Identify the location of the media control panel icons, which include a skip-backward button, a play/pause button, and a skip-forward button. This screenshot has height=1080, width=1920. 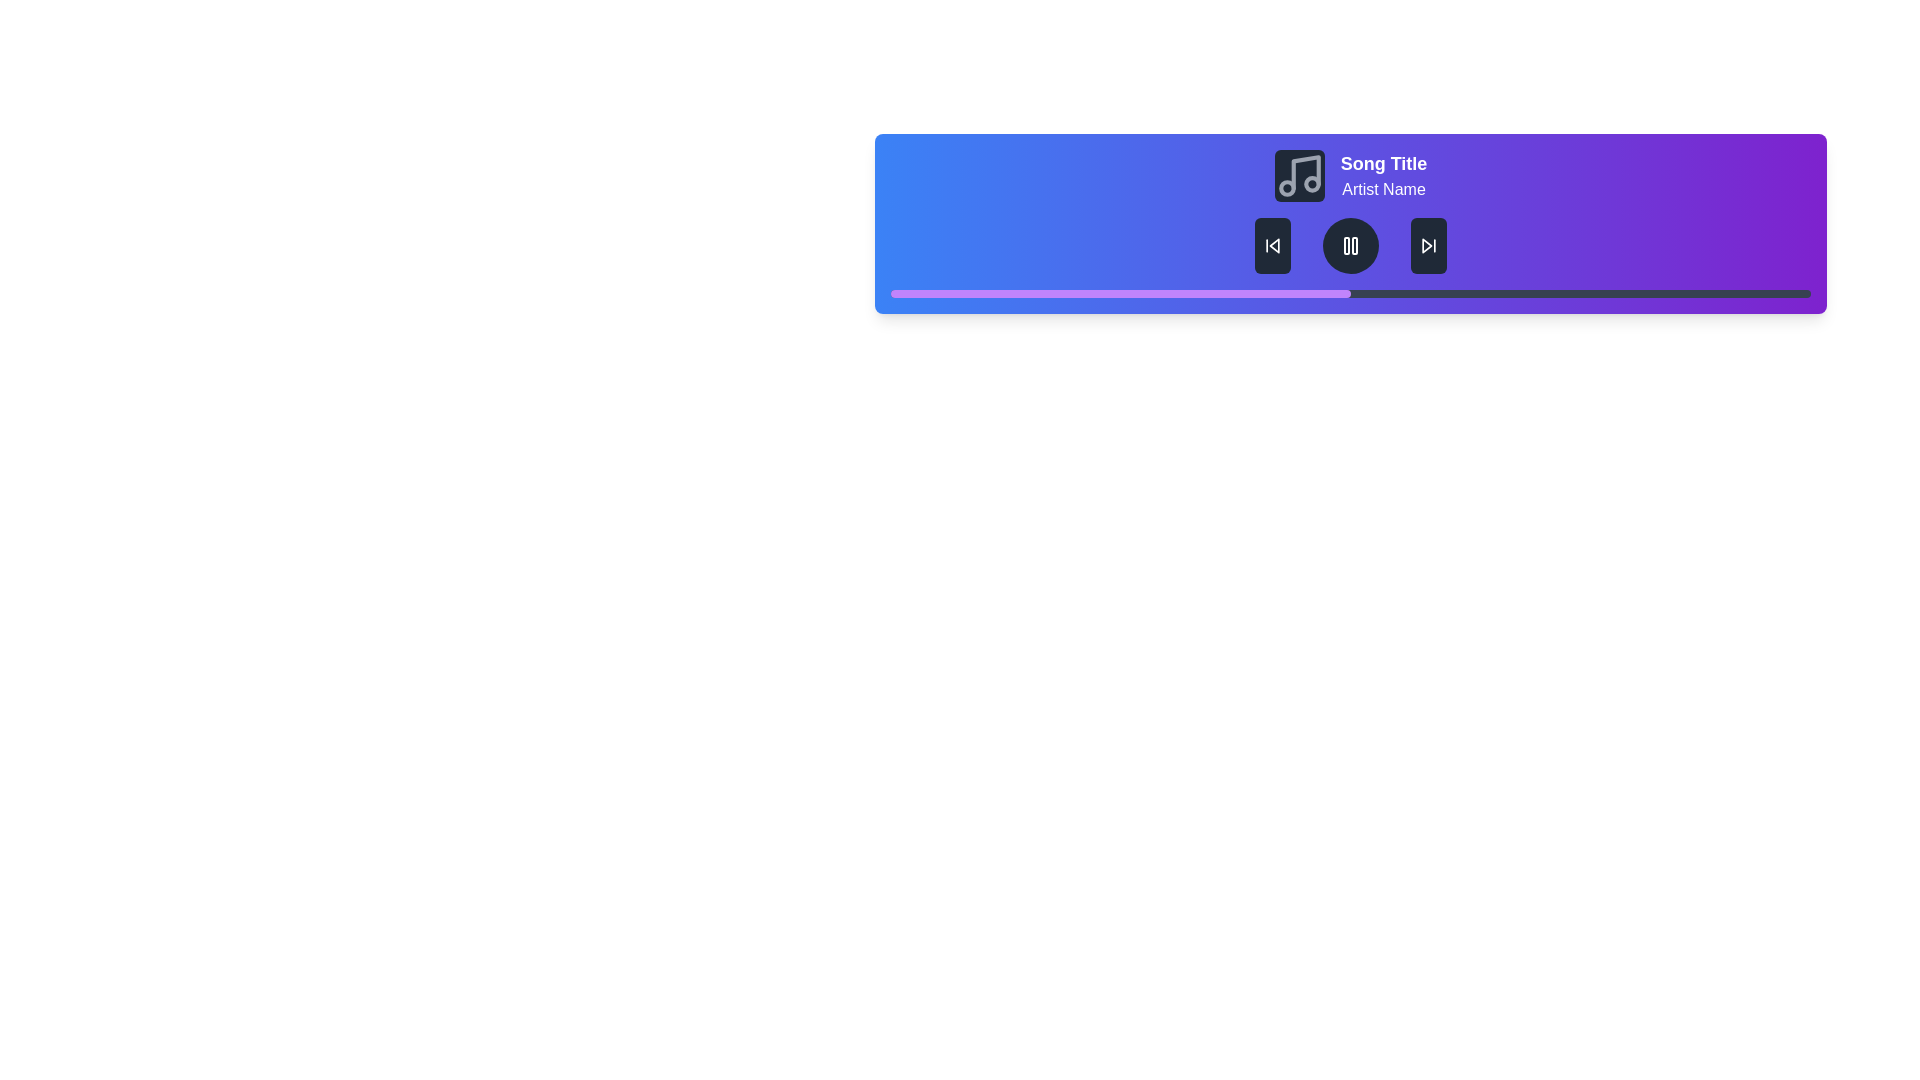
(1350, 245).